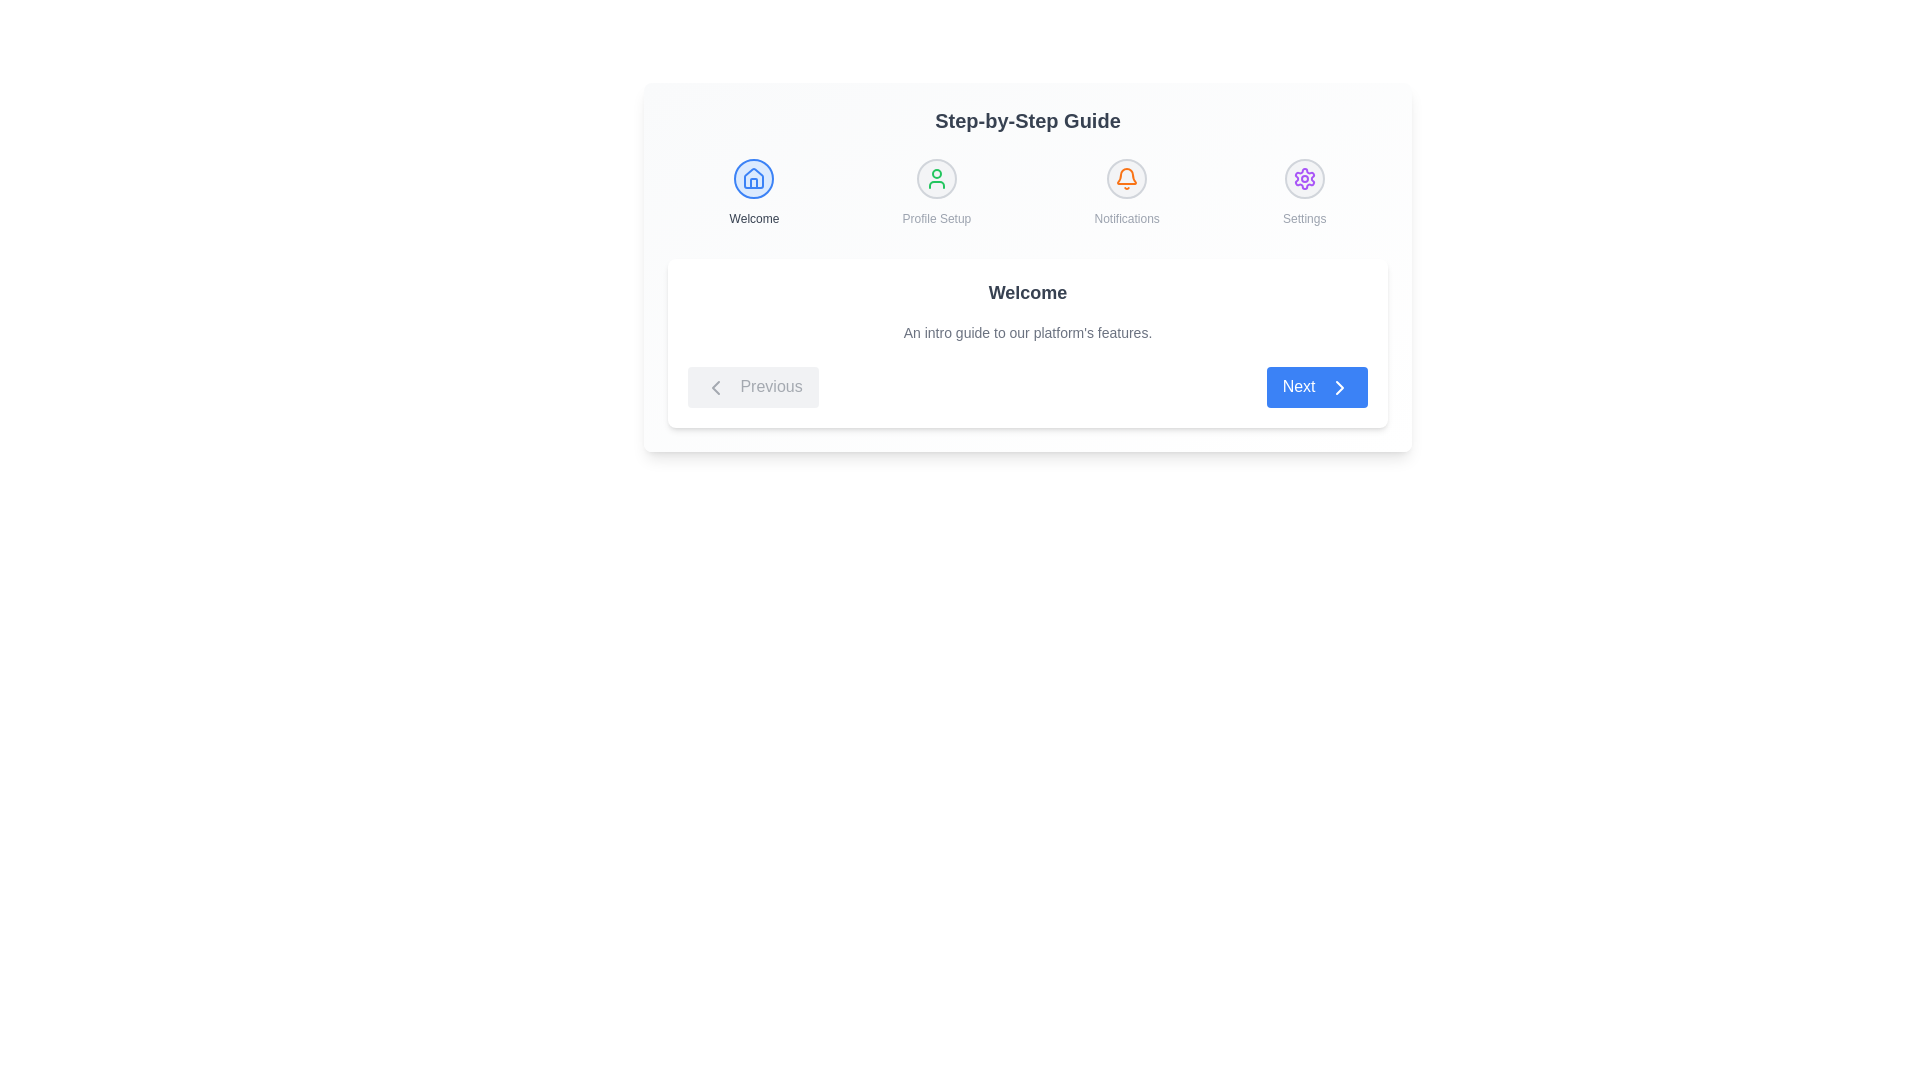 This screenshot has height=1080, width=1920. I want to click on the right-facing chevron icon located within the 'Next' button at the bottom-right corner of the interface, so click(1339, 386).